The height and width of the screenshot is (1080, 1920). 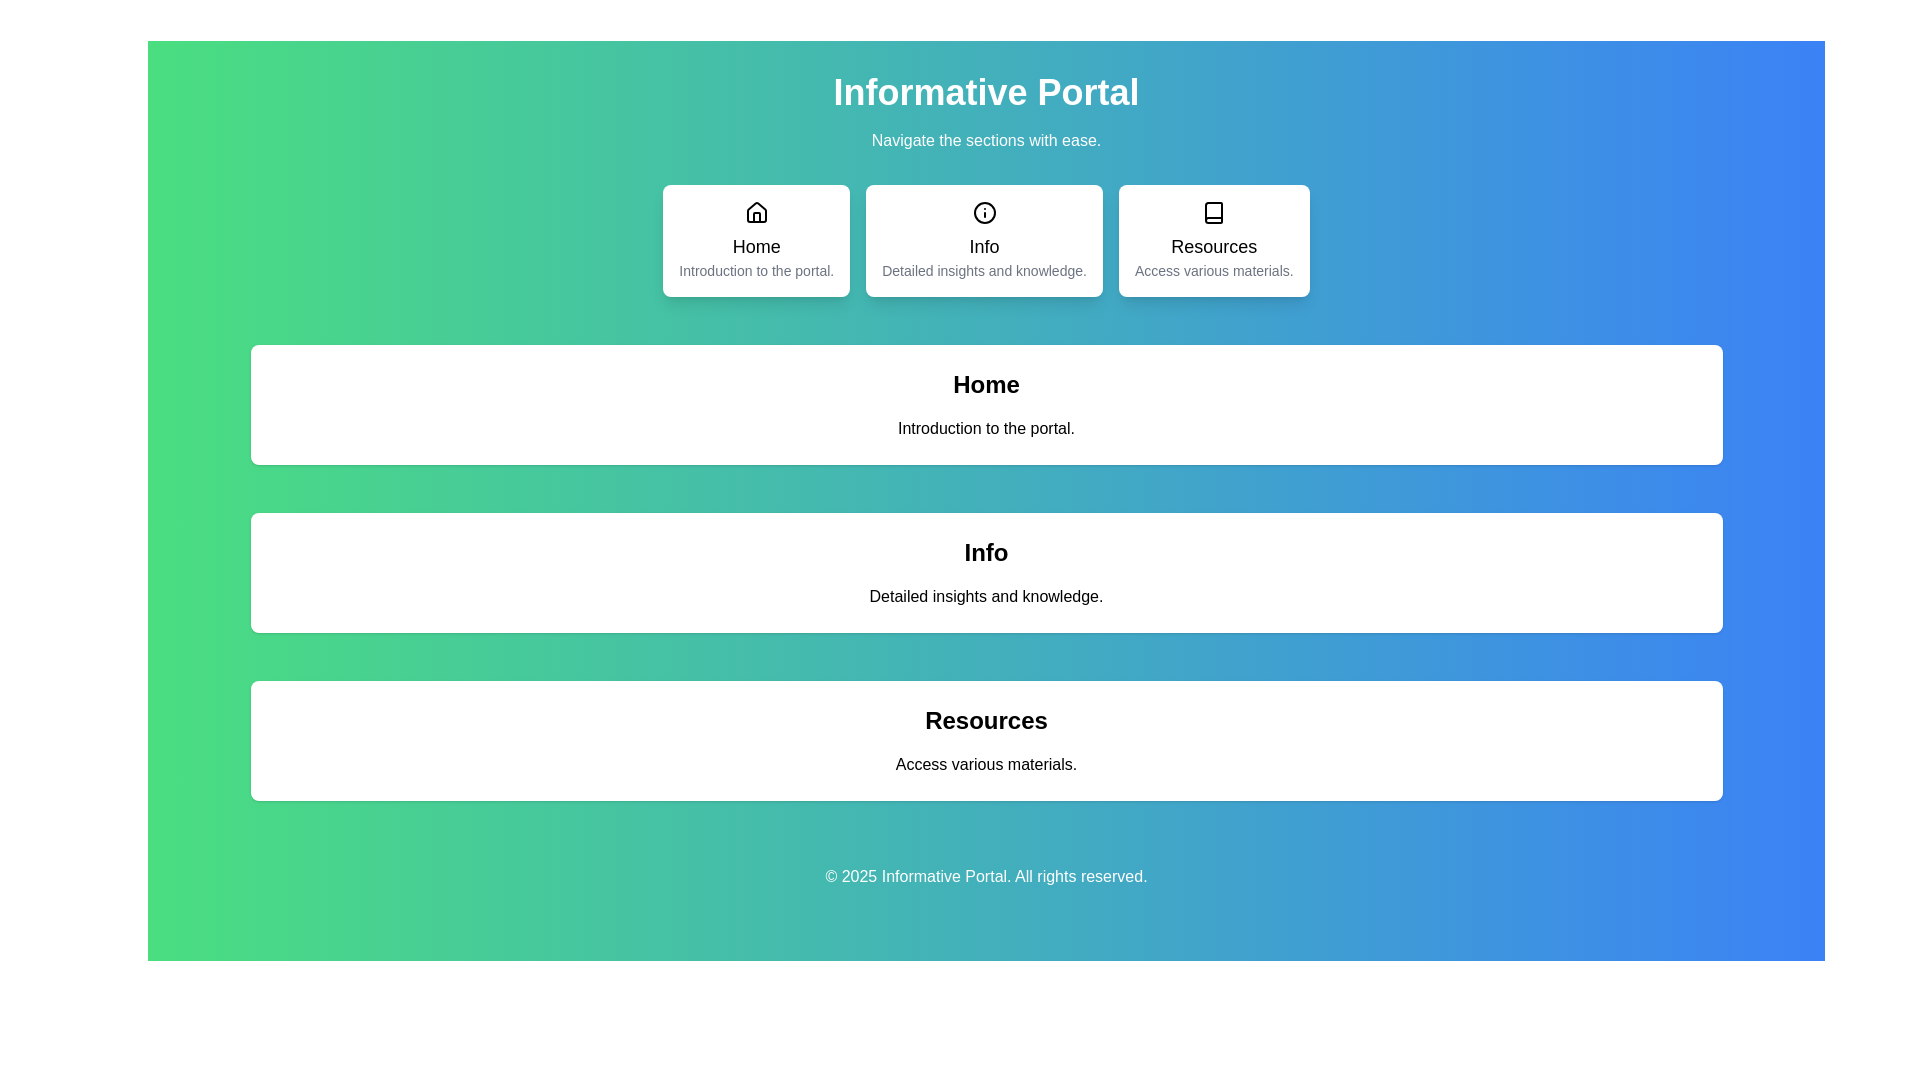 What do you see at coordinates (984, 212) in the screenshot?
I see `the circular 'i' information icon located at the center of the second card labeled 'Info' in the row of three cards at the top of the page` at bounding box center [984, 212].